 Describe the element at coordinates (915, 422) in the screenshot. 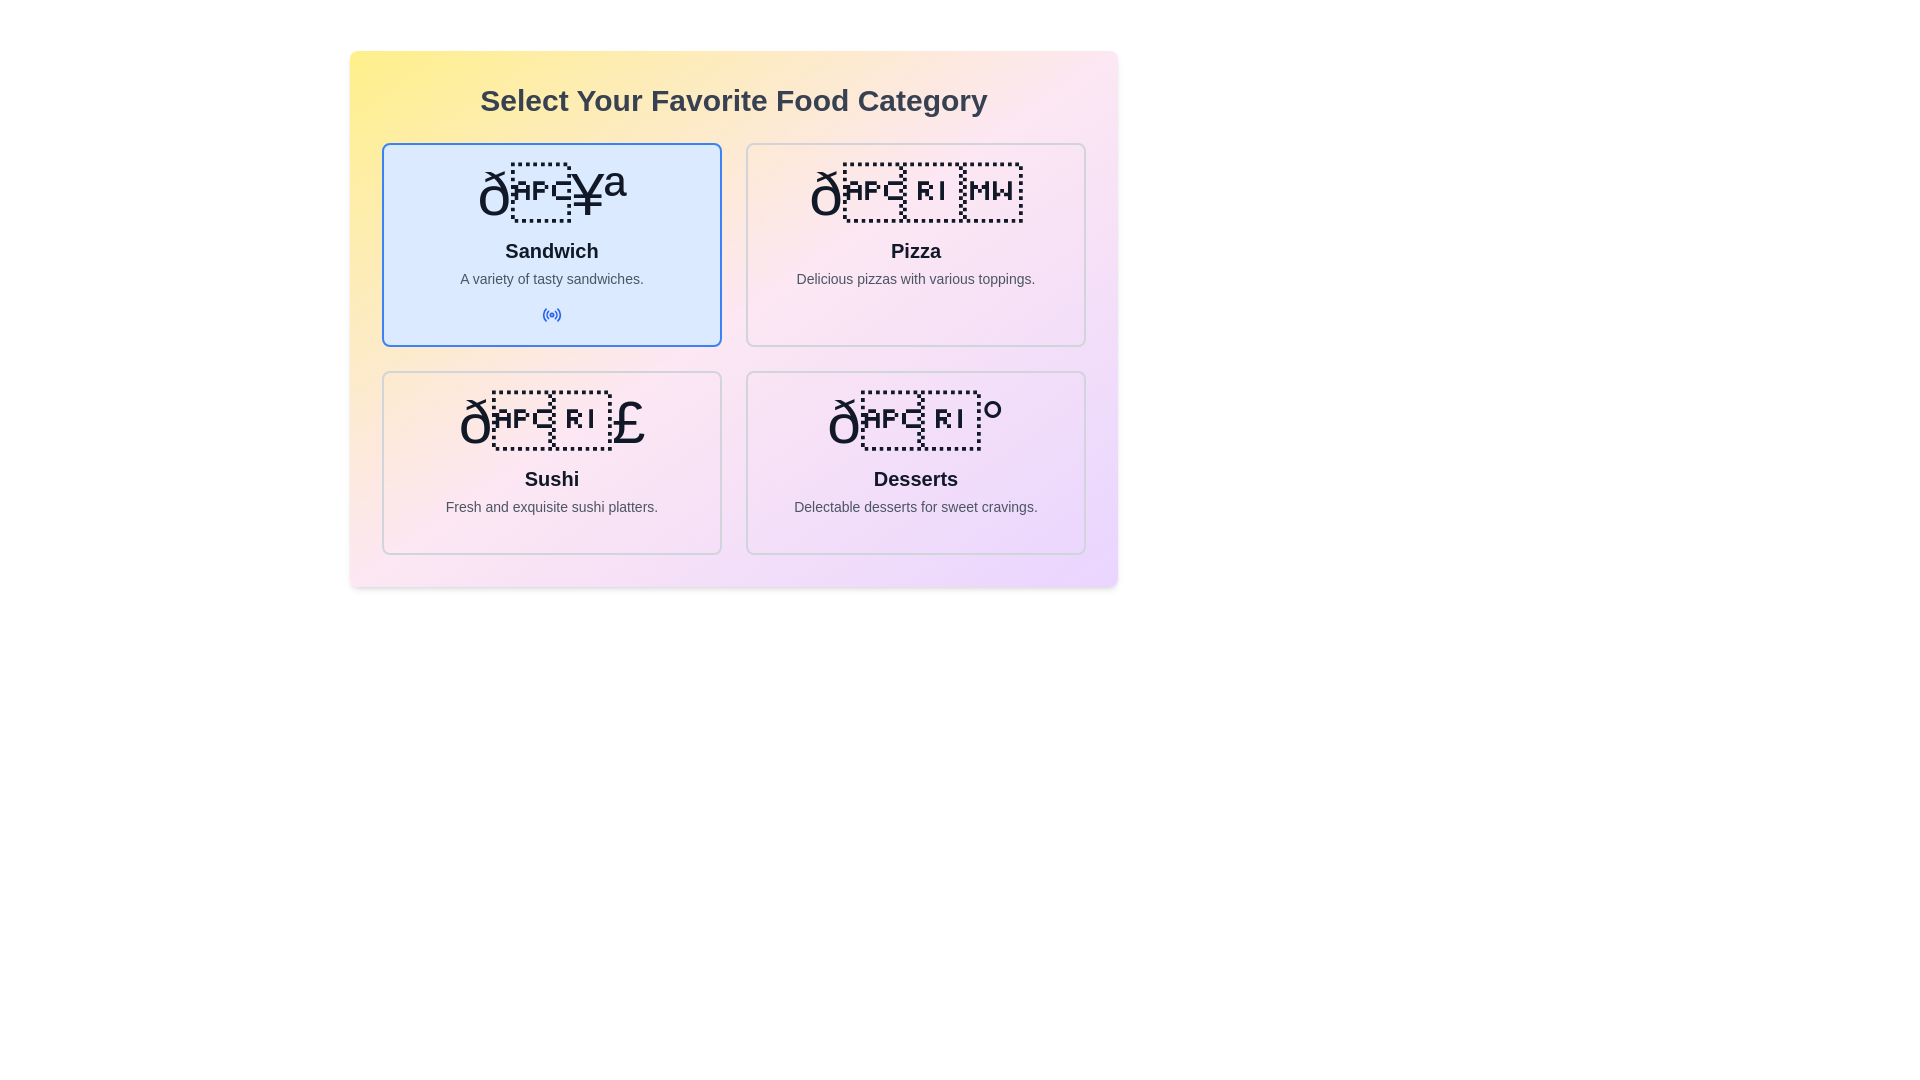

I see `the decorative icon located at the bottom-right of the 'Desserts' card section, which visually represents desserts, before the text 'Desserts'` at that location.